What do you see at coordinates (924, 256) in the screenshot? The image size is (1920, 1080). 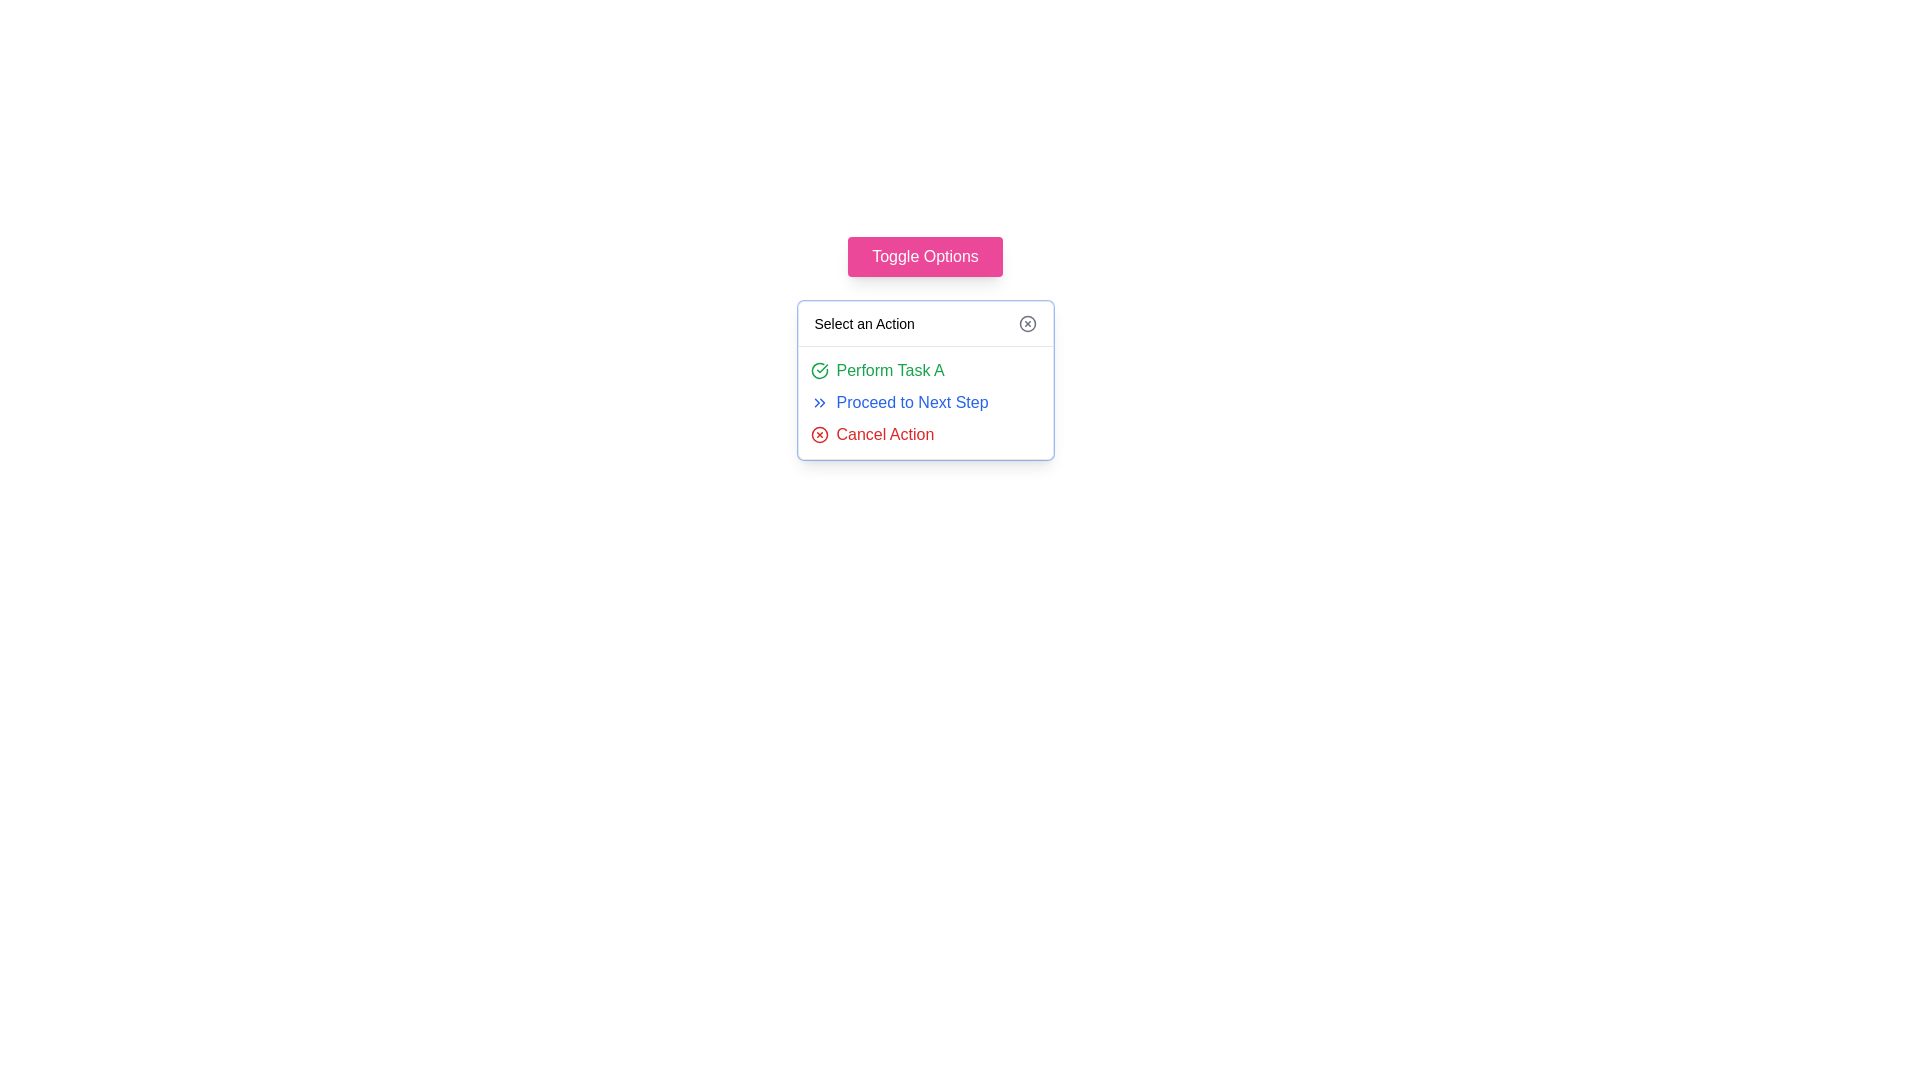 I see `the toggle button located above the dropdown modal` at bounding box center [924, 256].